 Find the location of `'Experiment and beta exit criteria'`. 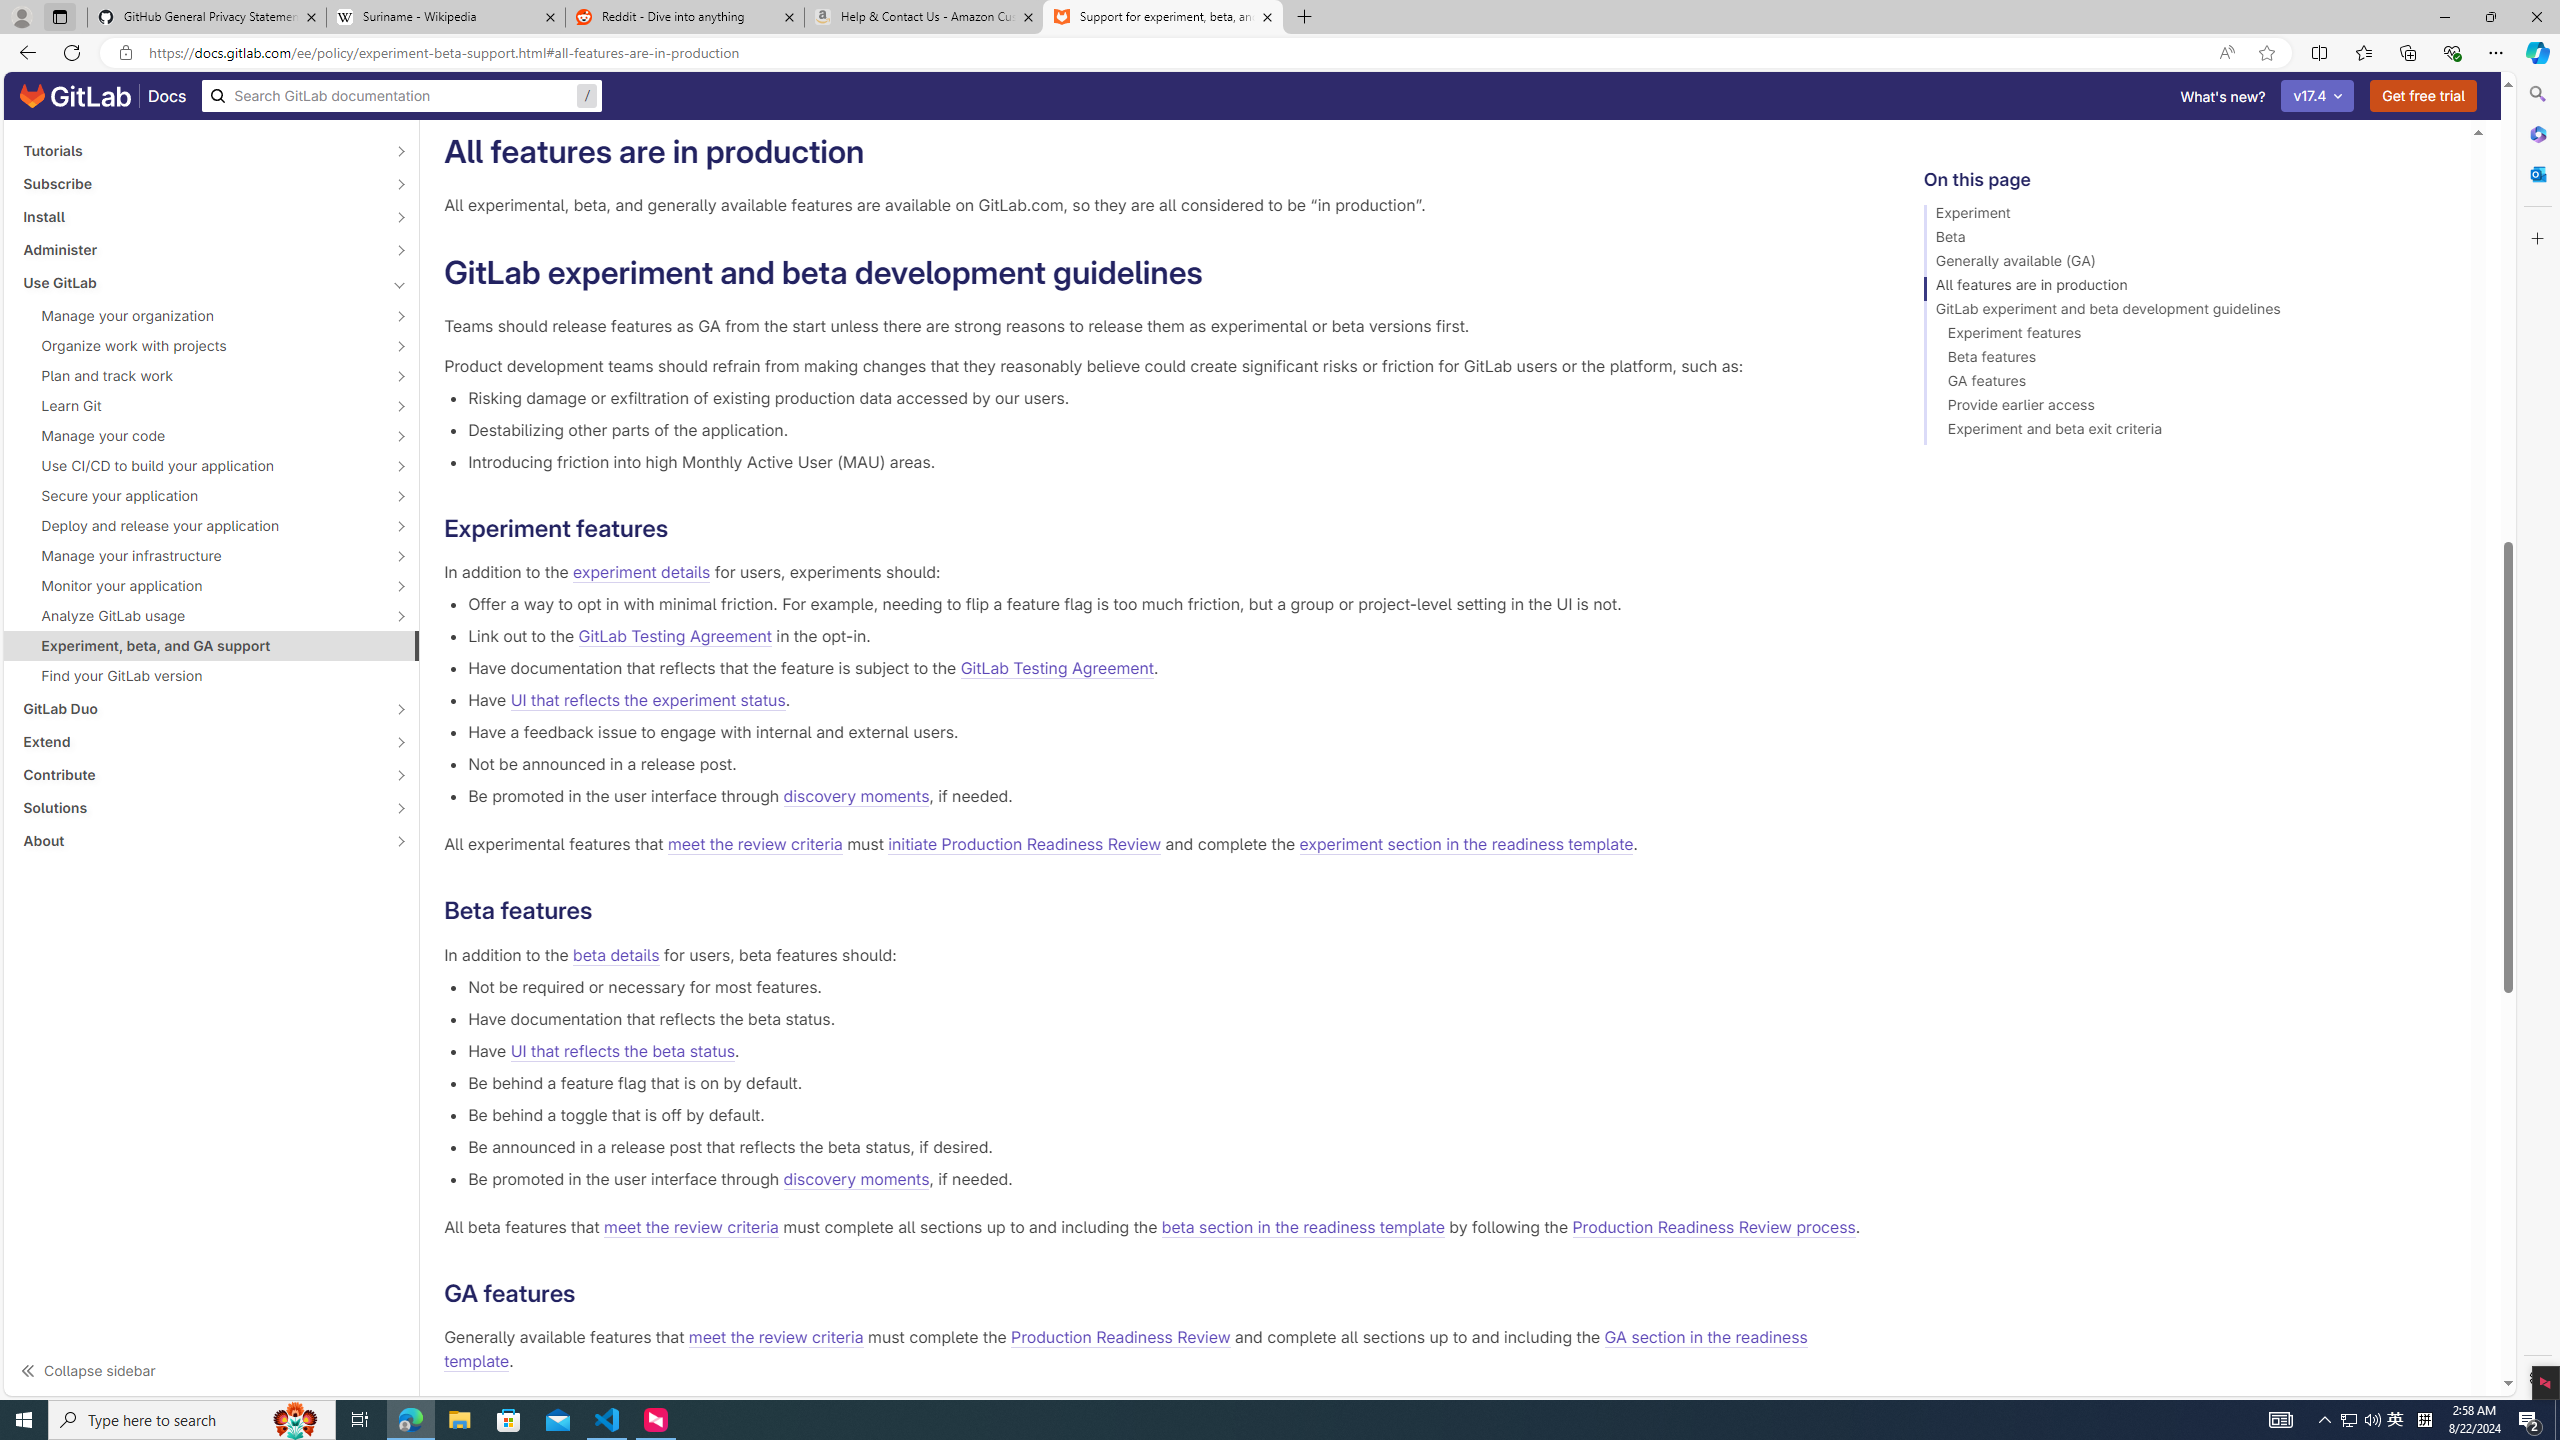

'Experiment and beta exit criteria' is located at coordinates (2188, 432).